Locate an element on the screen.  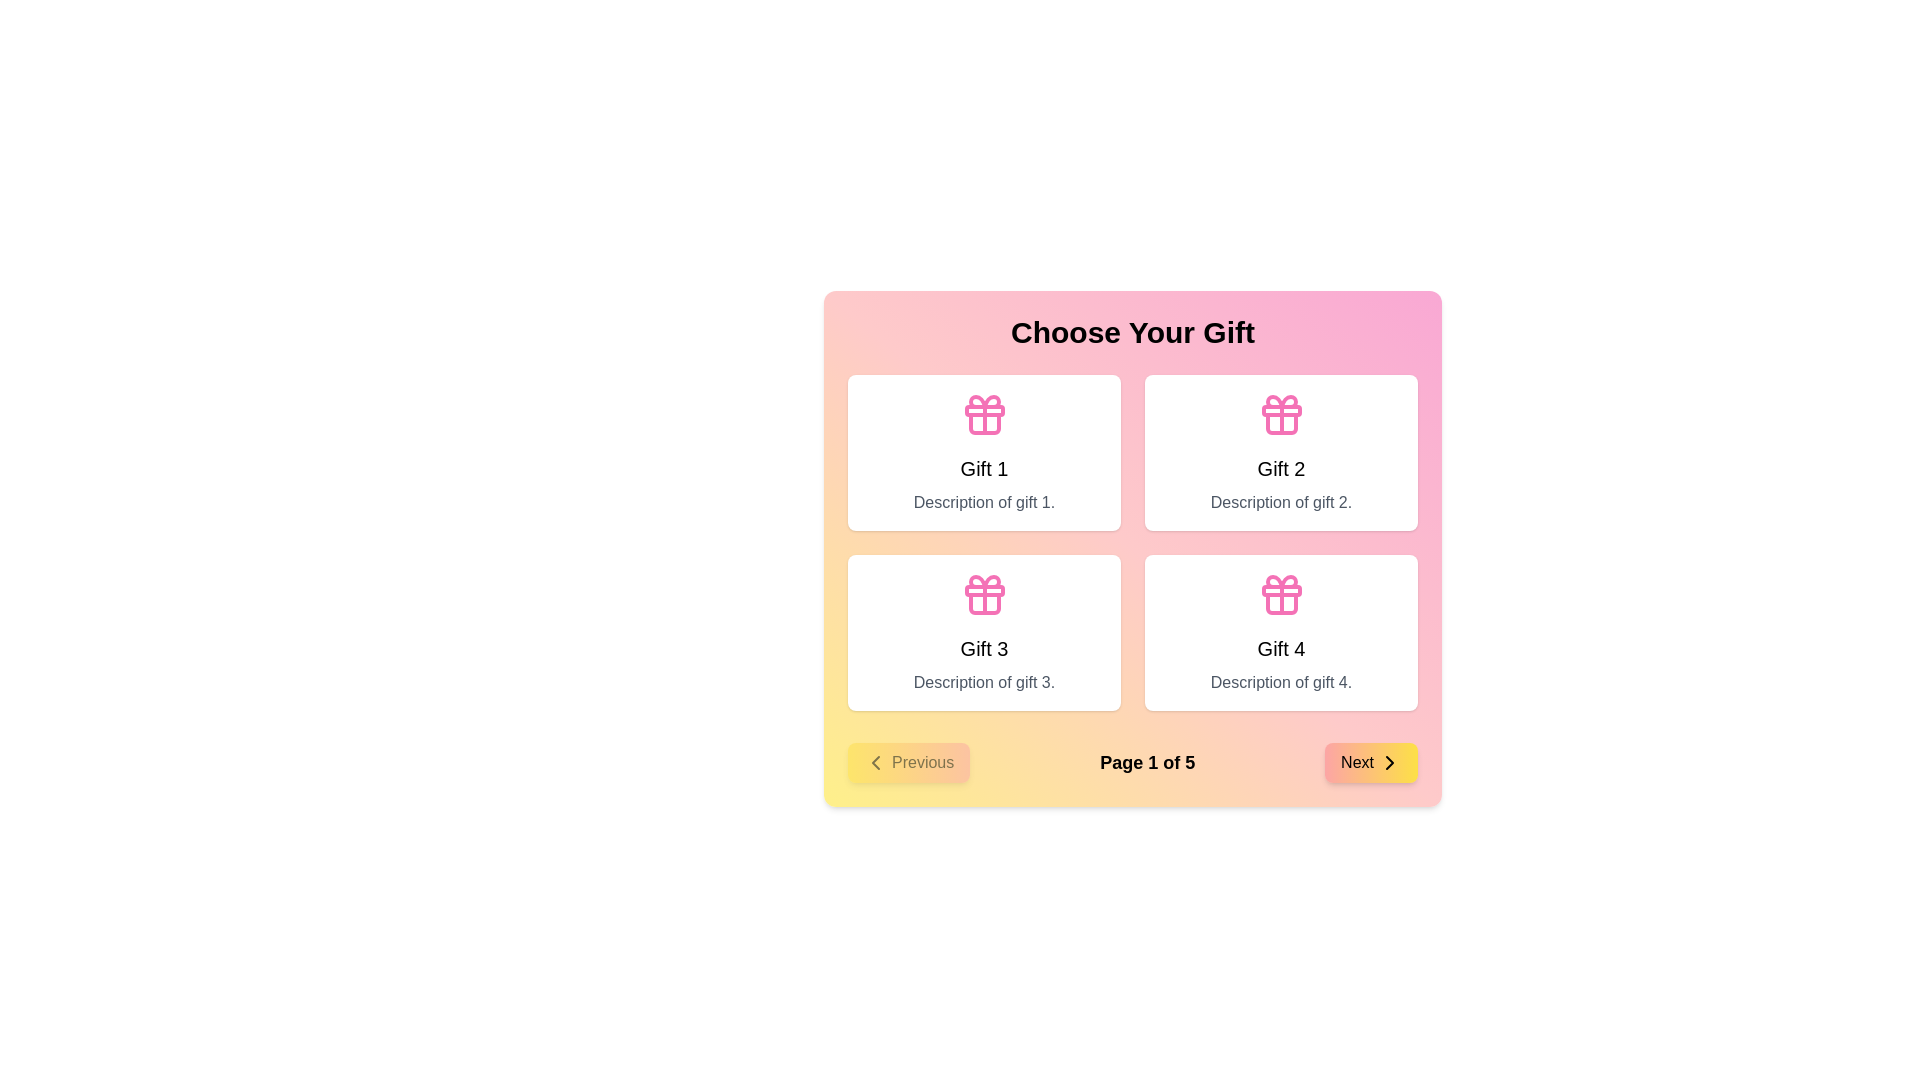
the topmost component of the gift box icon, which is part of an SVG illustration located above the text 'Gift 3' is located at coordinates (984, 582).